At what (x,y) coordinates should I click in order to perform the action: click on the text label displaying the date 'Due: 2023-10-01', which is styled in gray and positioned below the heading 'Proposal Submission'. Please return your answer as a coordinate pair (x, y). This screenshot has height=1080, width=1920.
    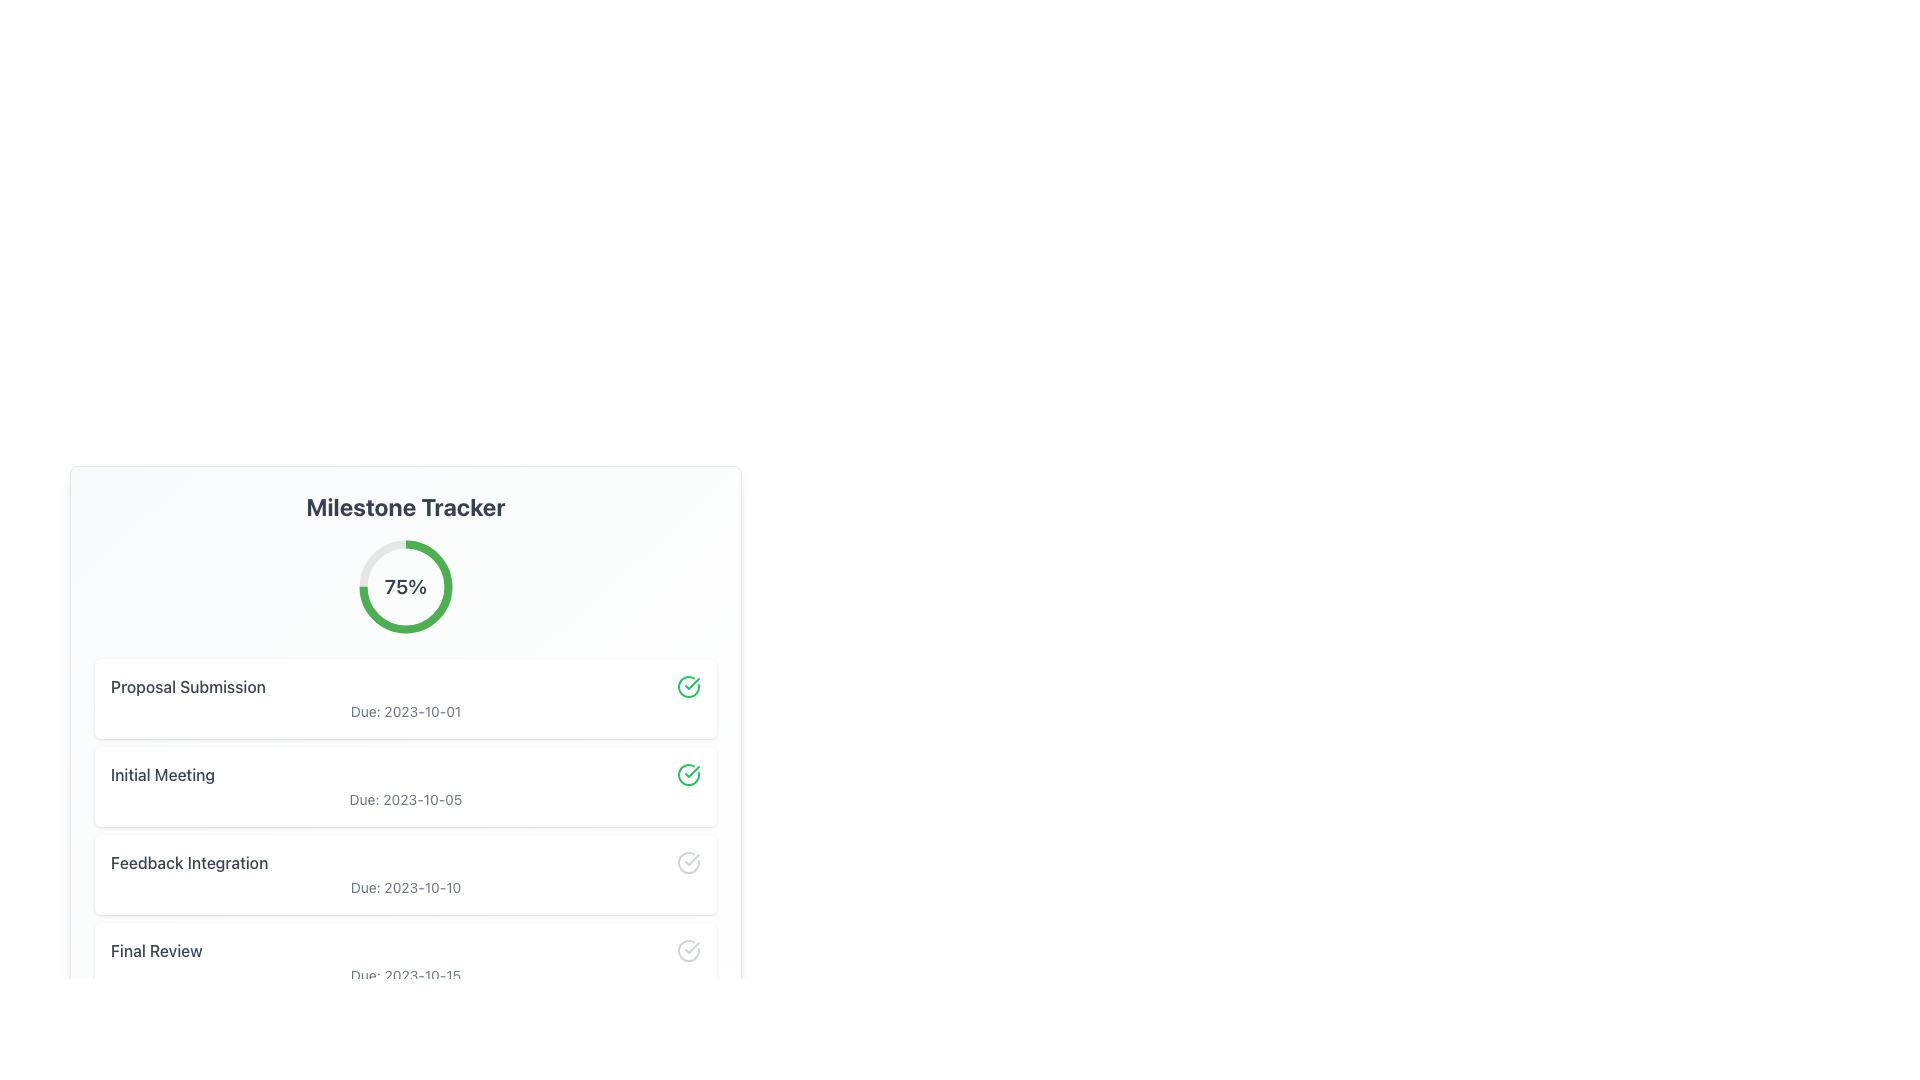
    Looking at the image, I should click on (405, 710).